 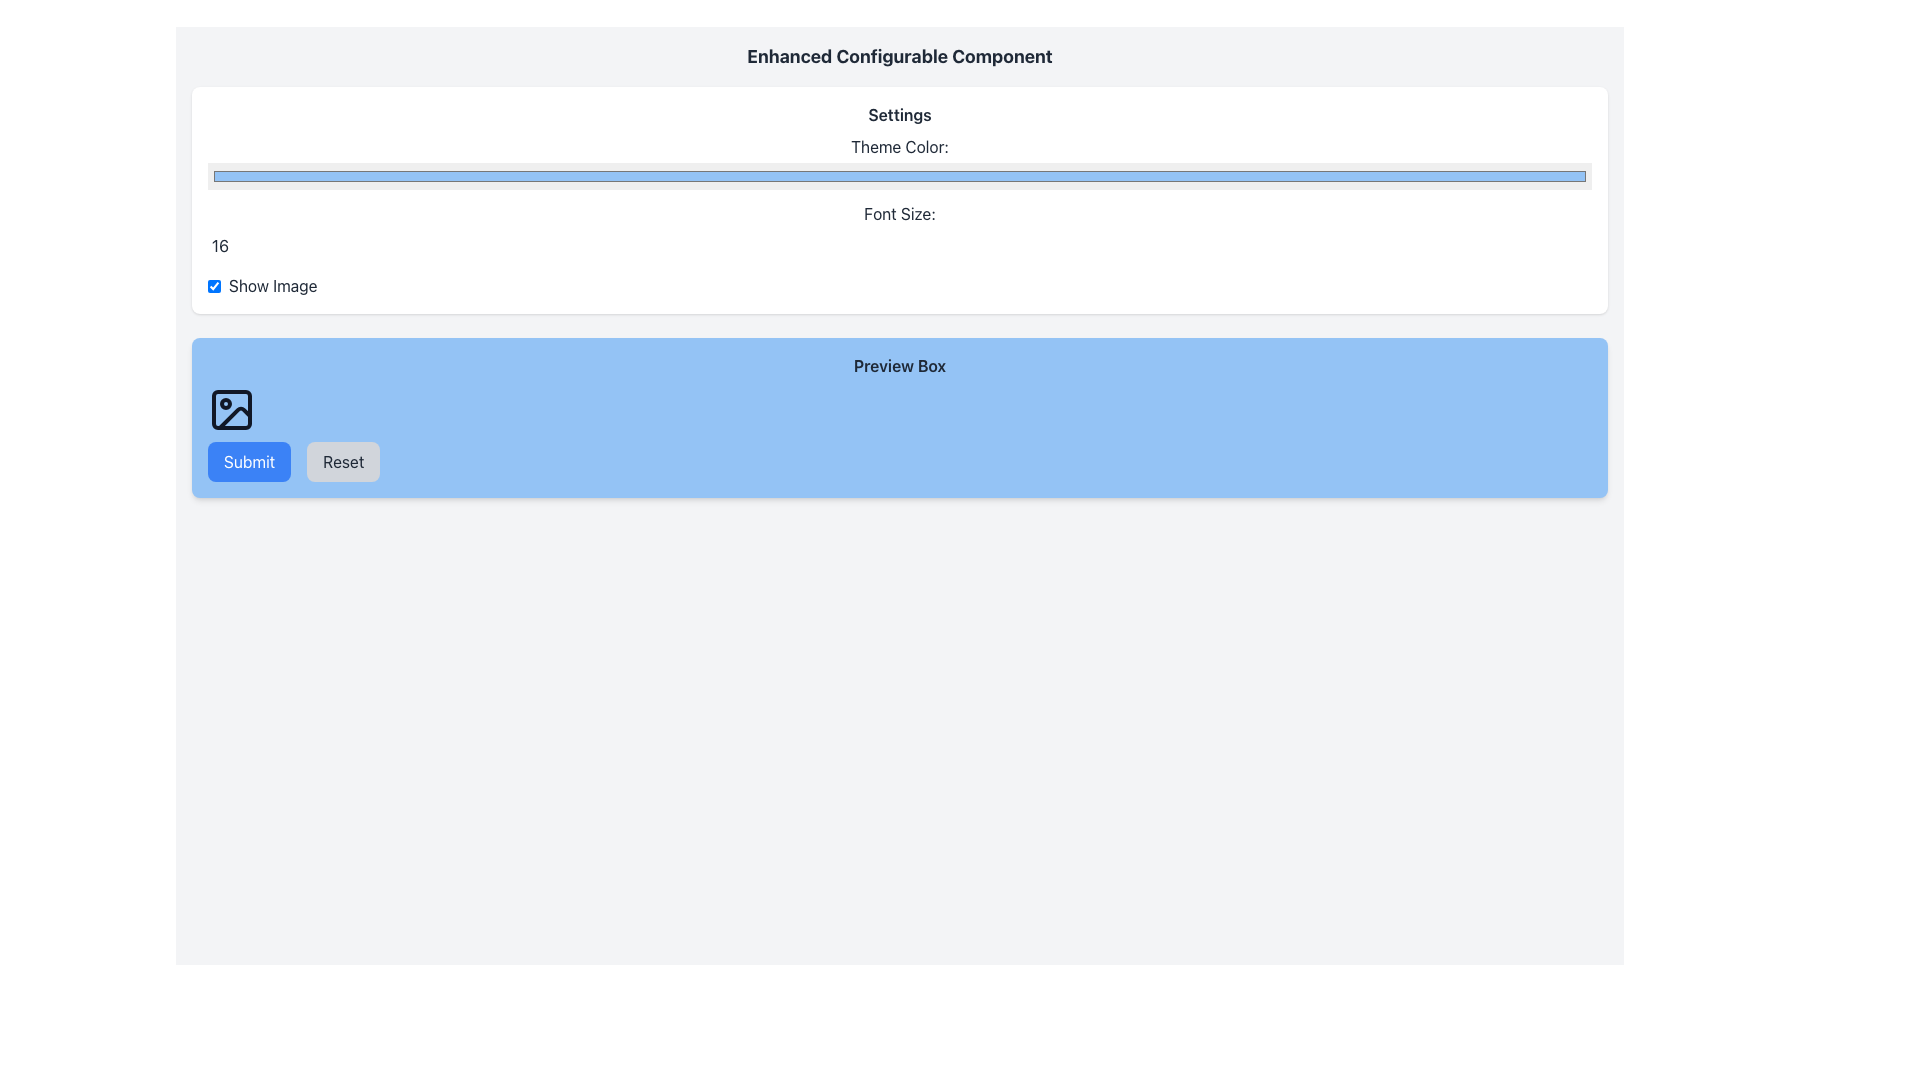 I want to click on the decorative icon located in the 'Preview Box' section, which is above and left-aligned with the 'Submit' button, on its light blue background area, so click(x=231, y=408).